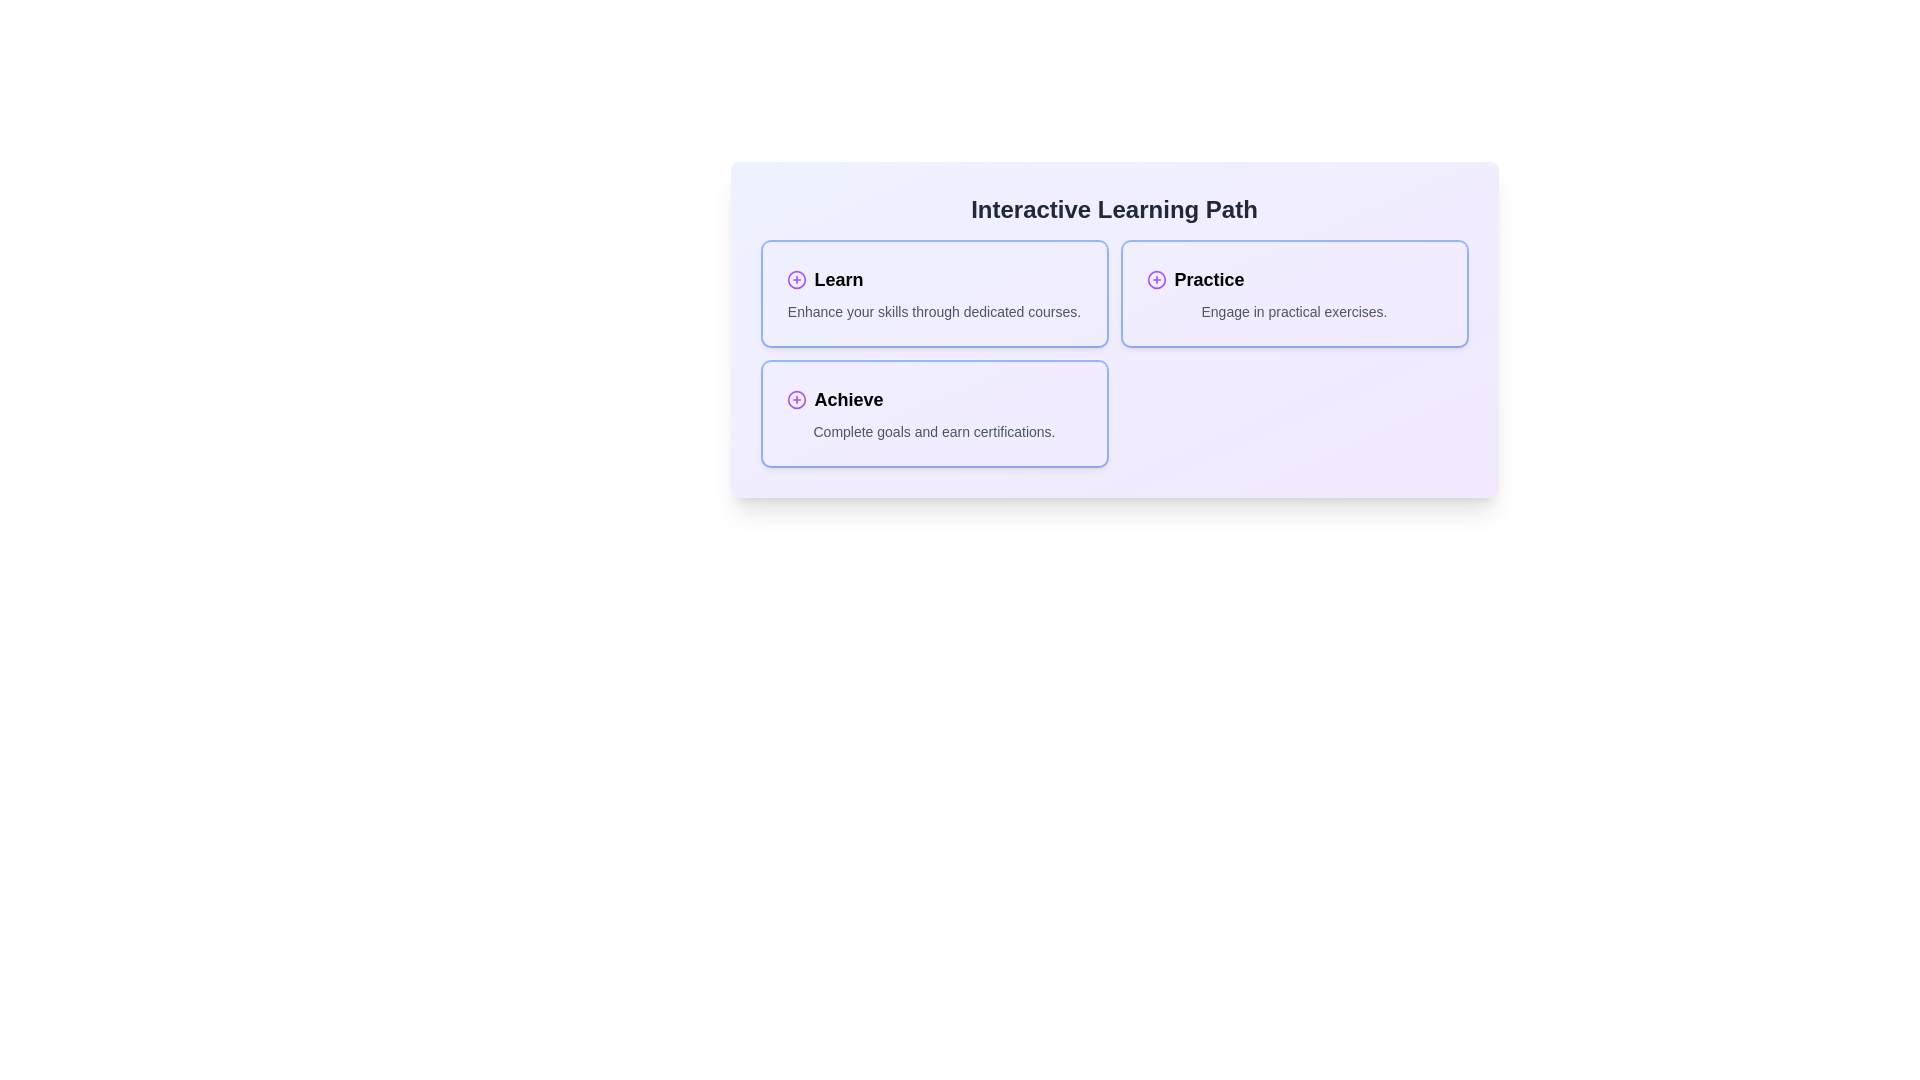  What do you see at coordinates (795, 280) in the screenshot?
I see `the circular icon with a plus sign that is positioned adjacent to the text label 'Learn' within the first card of the interface` at bounding box center [795, 280].